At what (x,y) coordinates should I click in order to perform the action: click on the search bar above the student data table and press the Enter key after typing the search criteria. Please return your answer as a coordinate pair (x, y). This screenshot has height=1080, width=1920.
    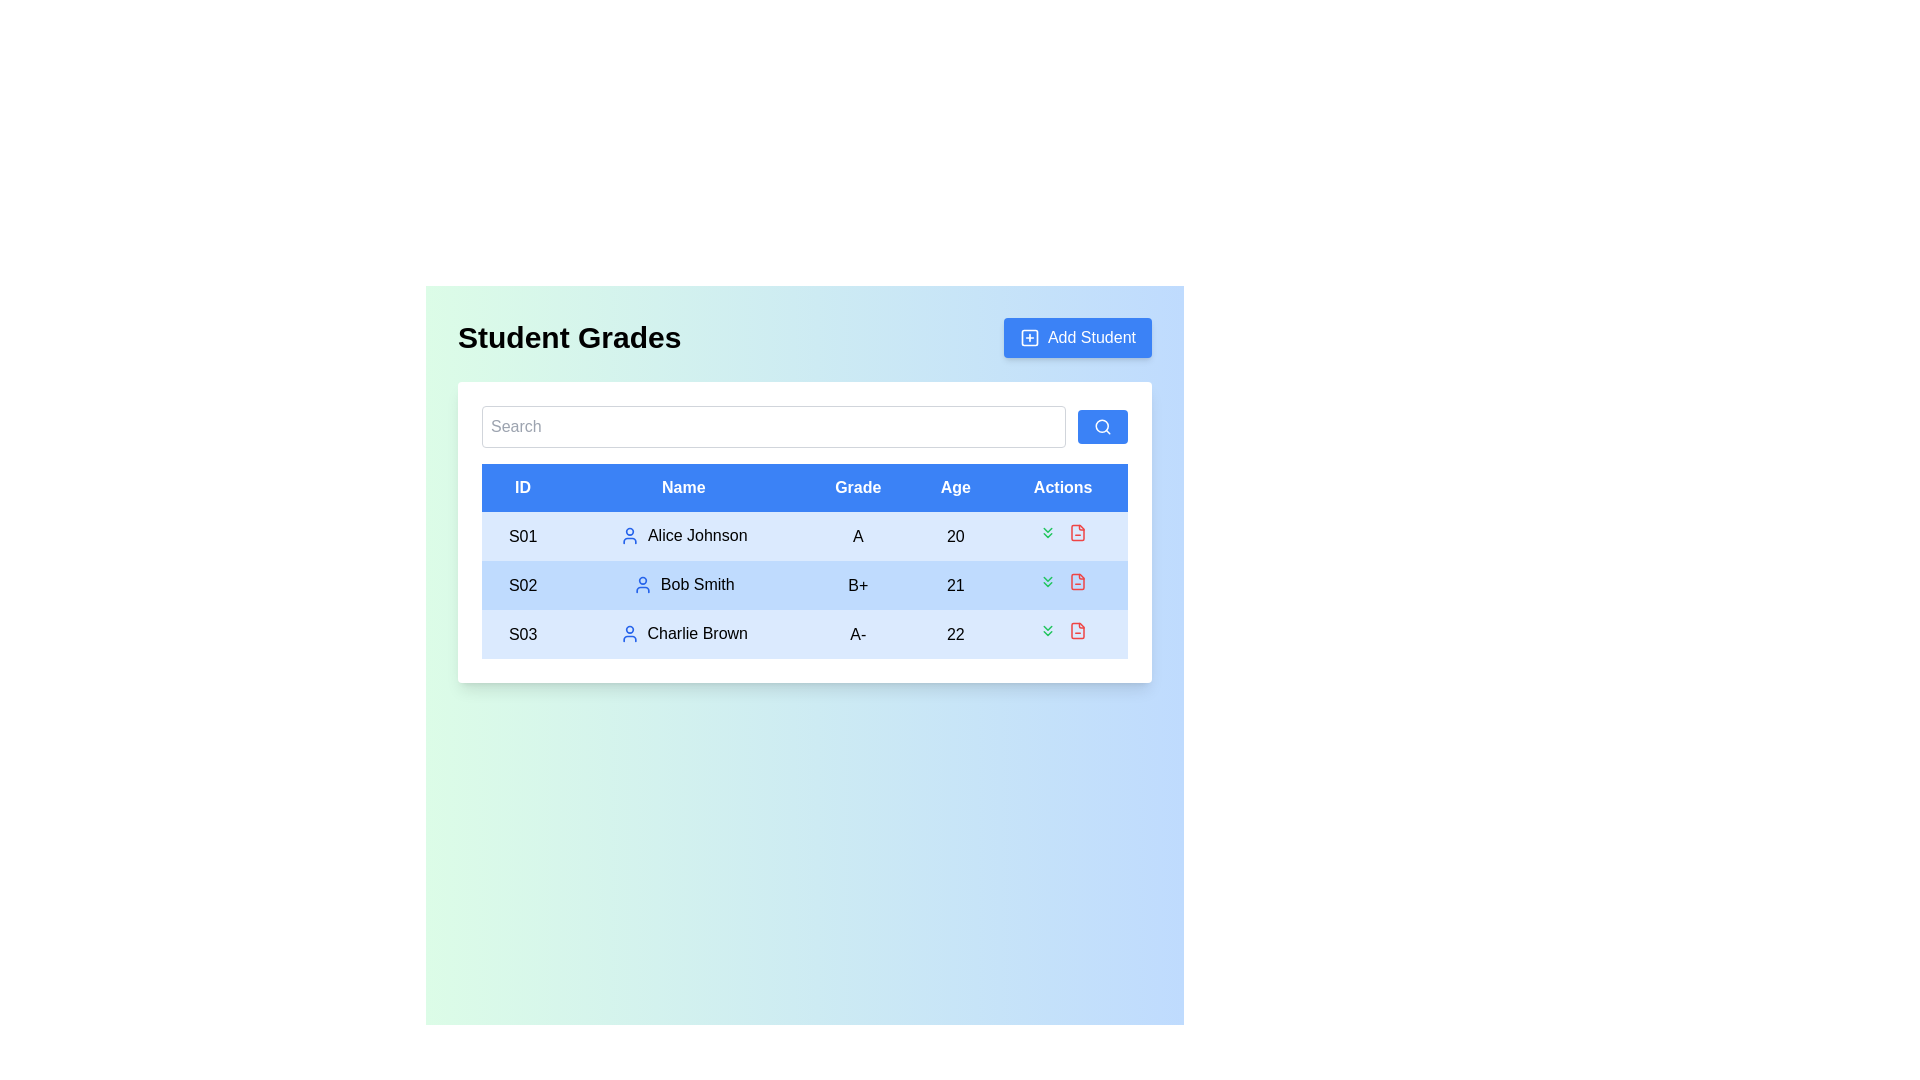
    Looking at the image, I should click on (805, 426).